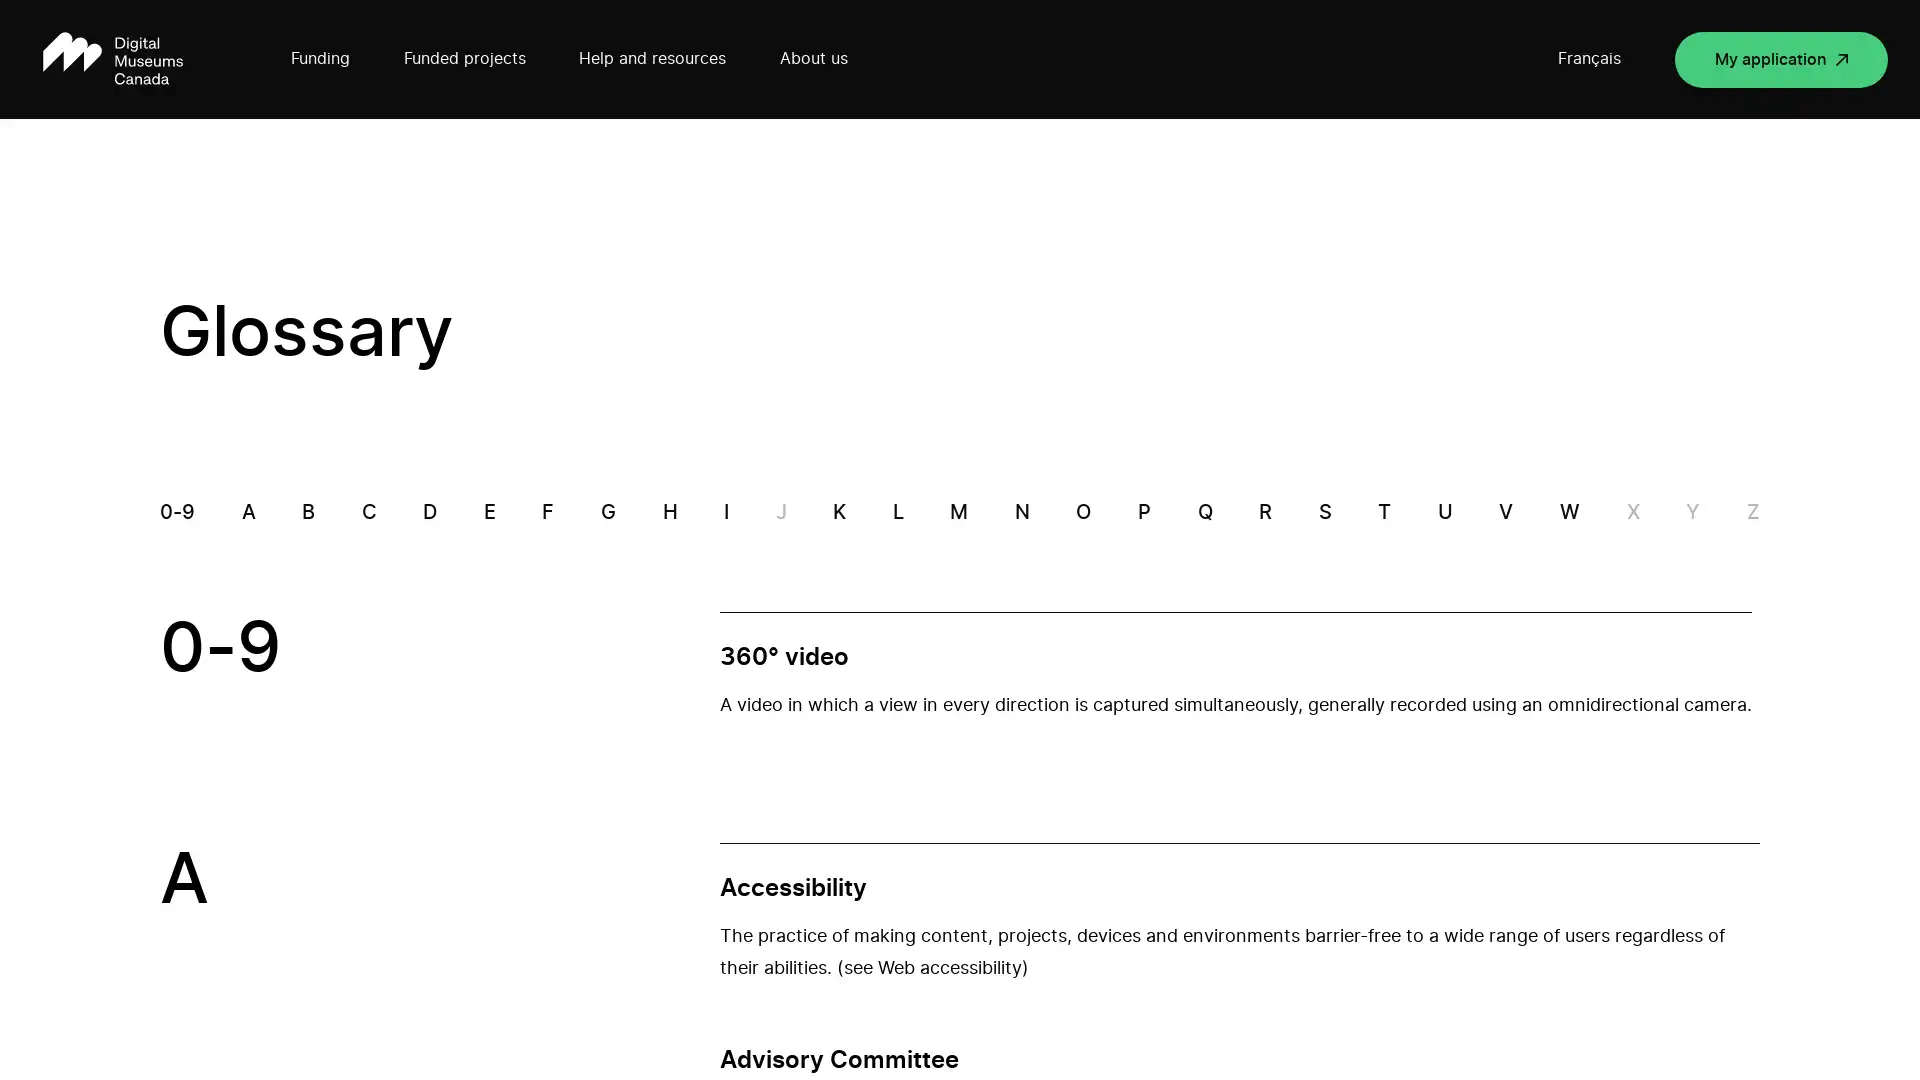  Describe the element at coordinates (1383, 512) in the screenshot. I see `T` at that location.